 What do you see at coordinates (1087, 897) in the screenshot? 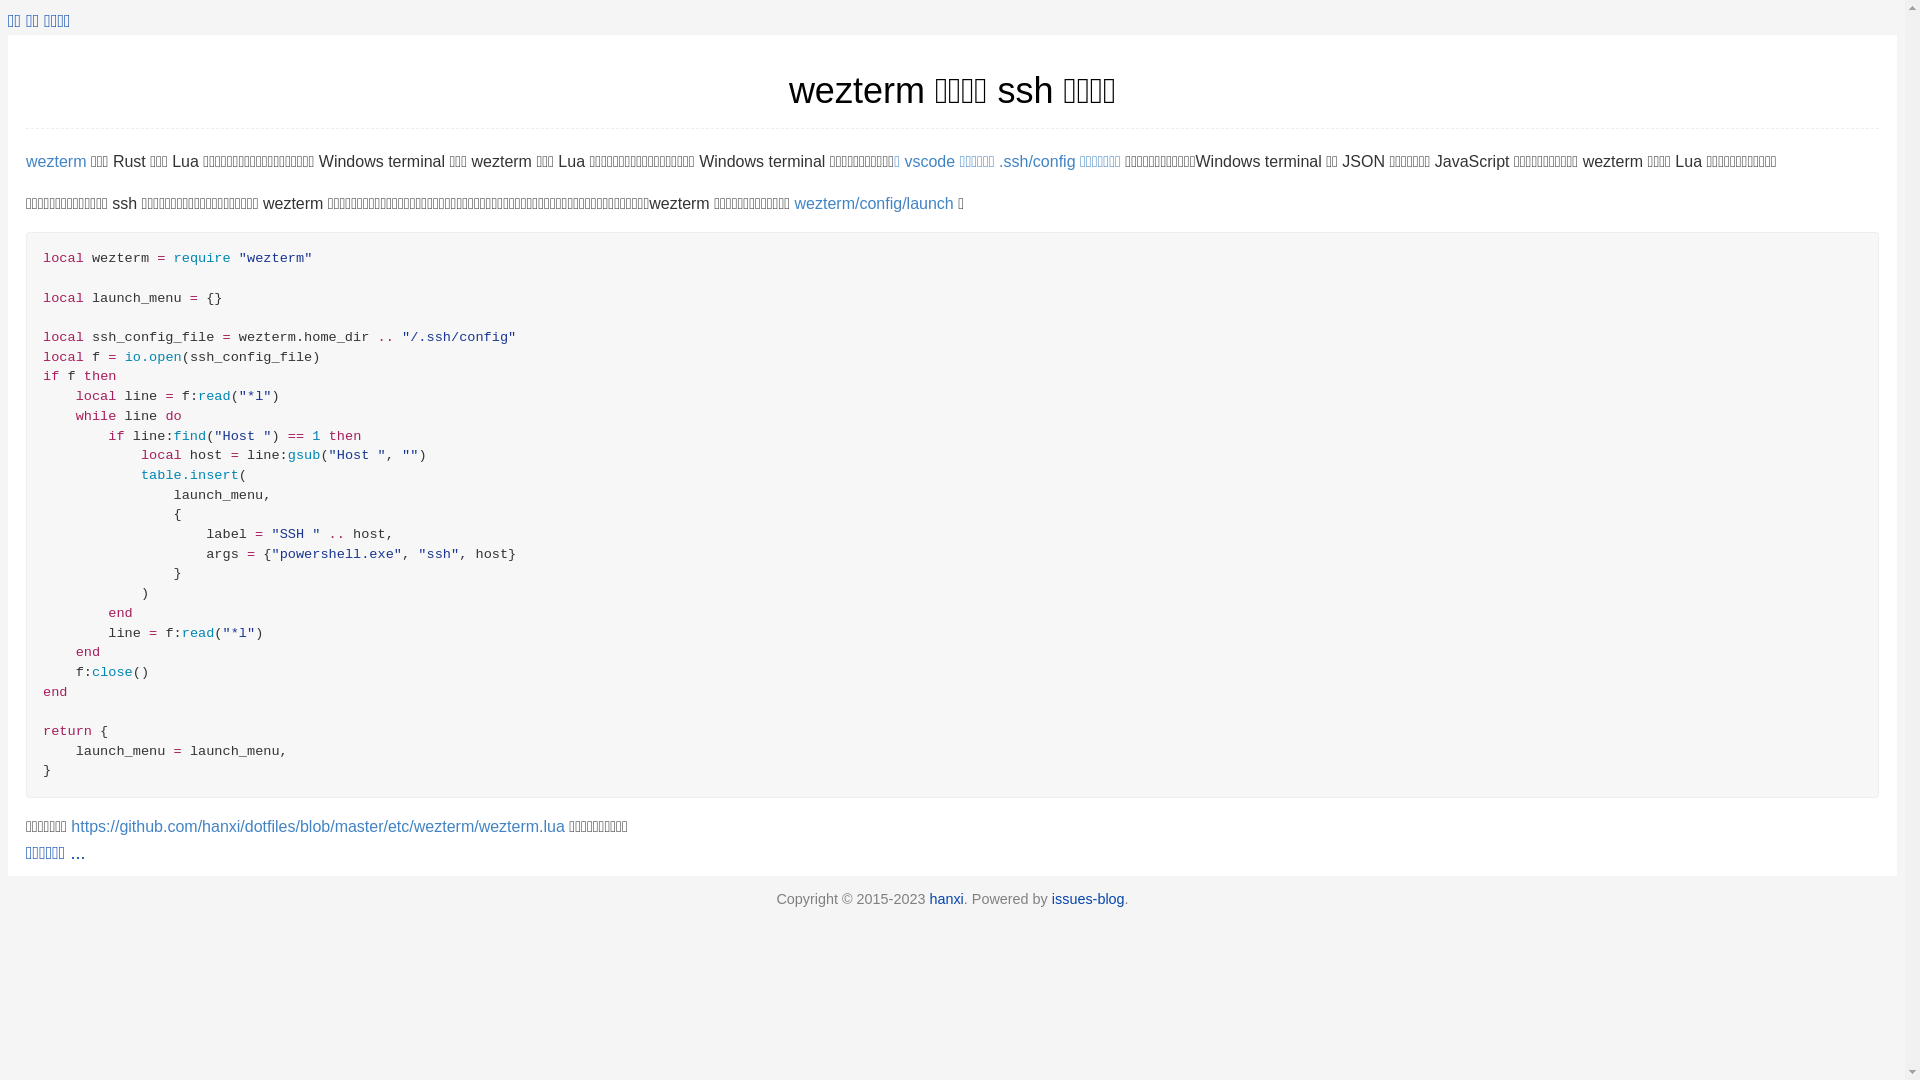
I see `'issues-blog'` at bounding box center [1087, 897].